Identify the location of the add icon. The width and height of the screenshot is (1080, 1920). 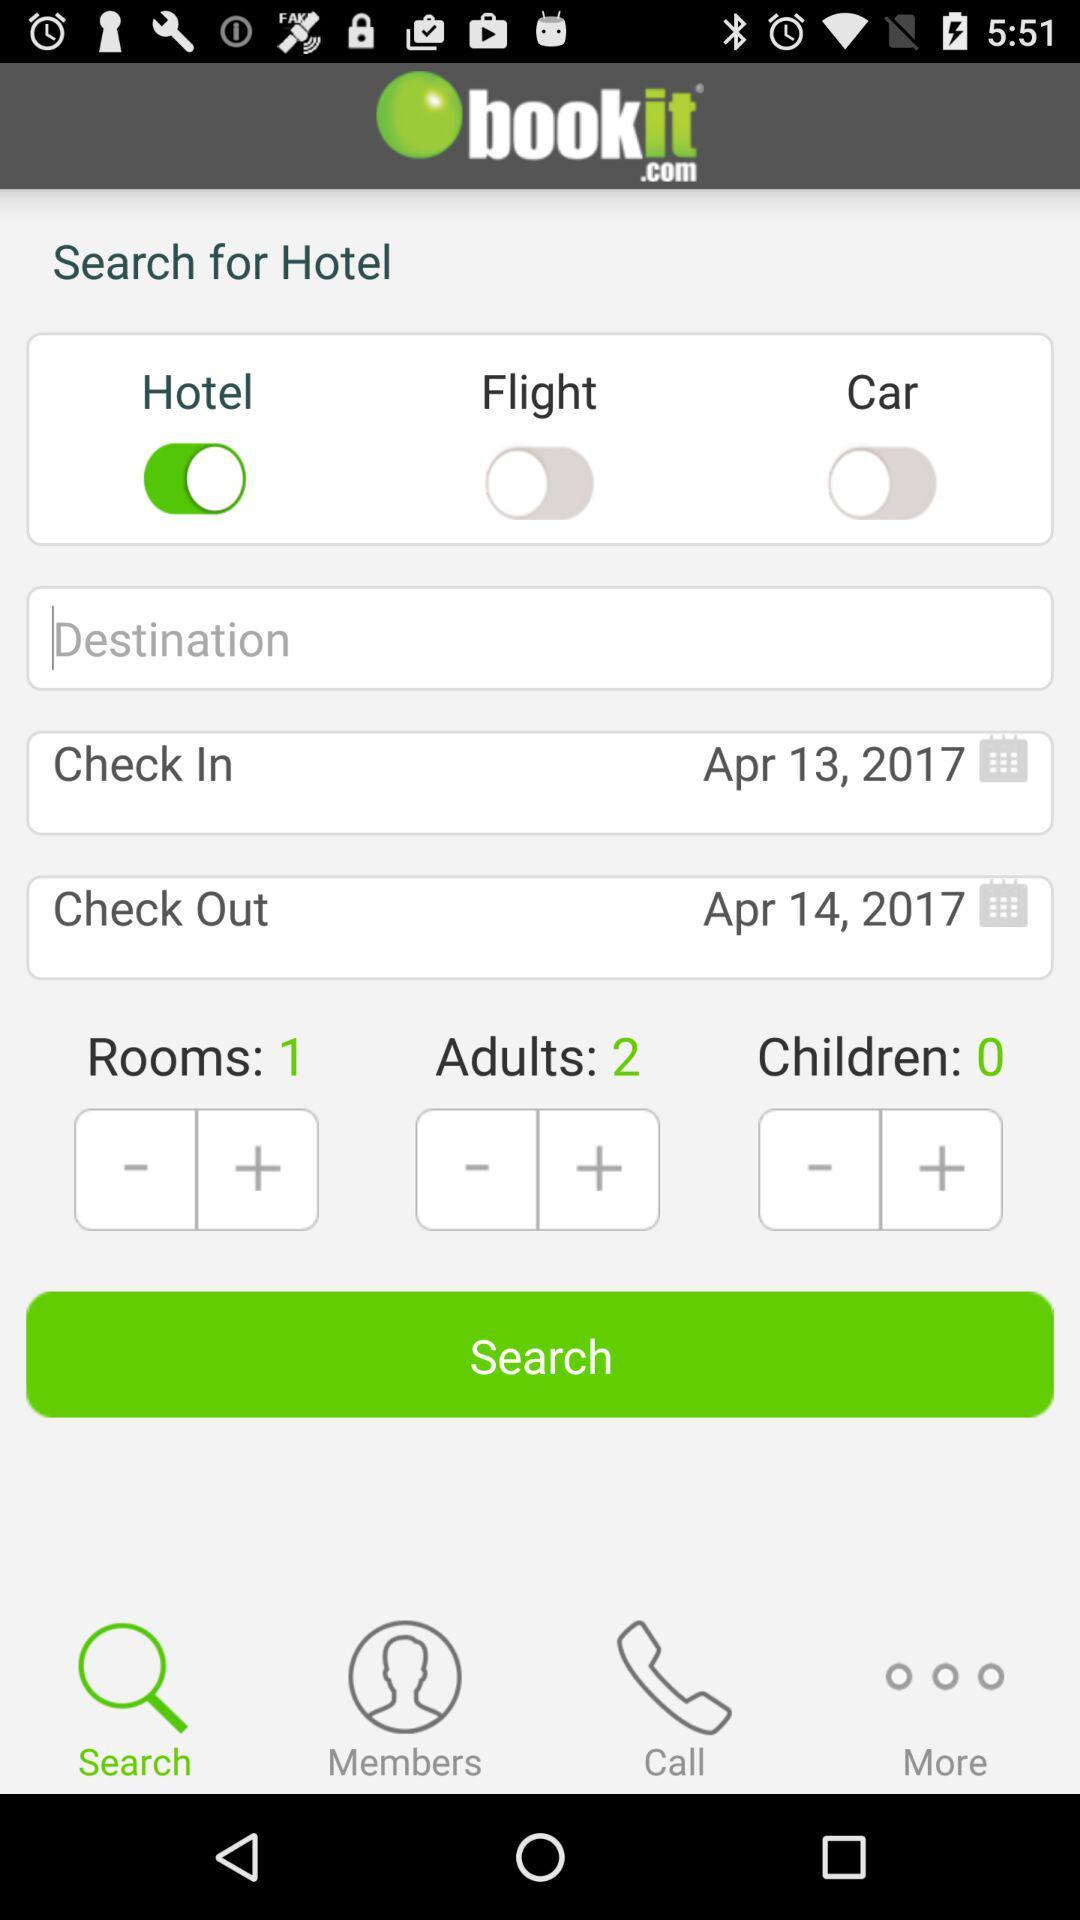
(256, 1250).